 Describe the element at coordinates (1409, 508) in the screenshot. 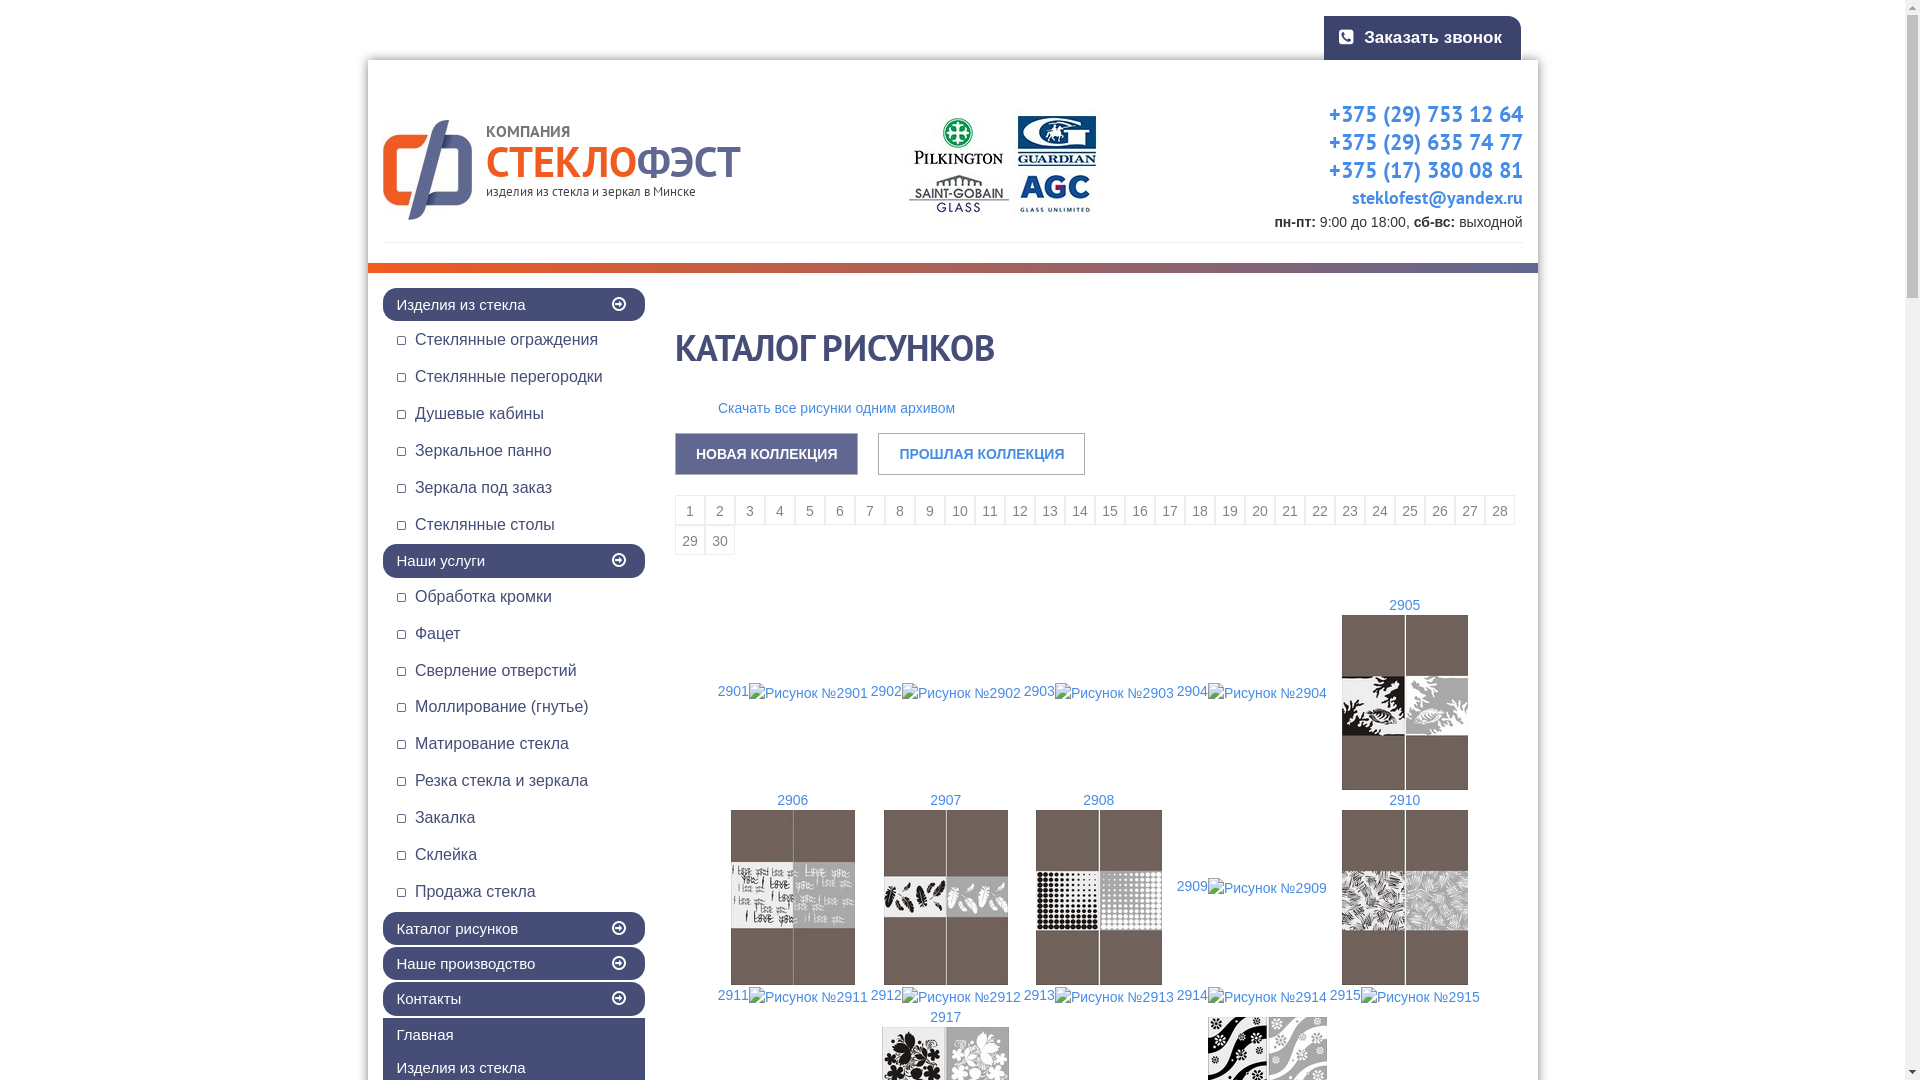

I see `'25'` at that location.